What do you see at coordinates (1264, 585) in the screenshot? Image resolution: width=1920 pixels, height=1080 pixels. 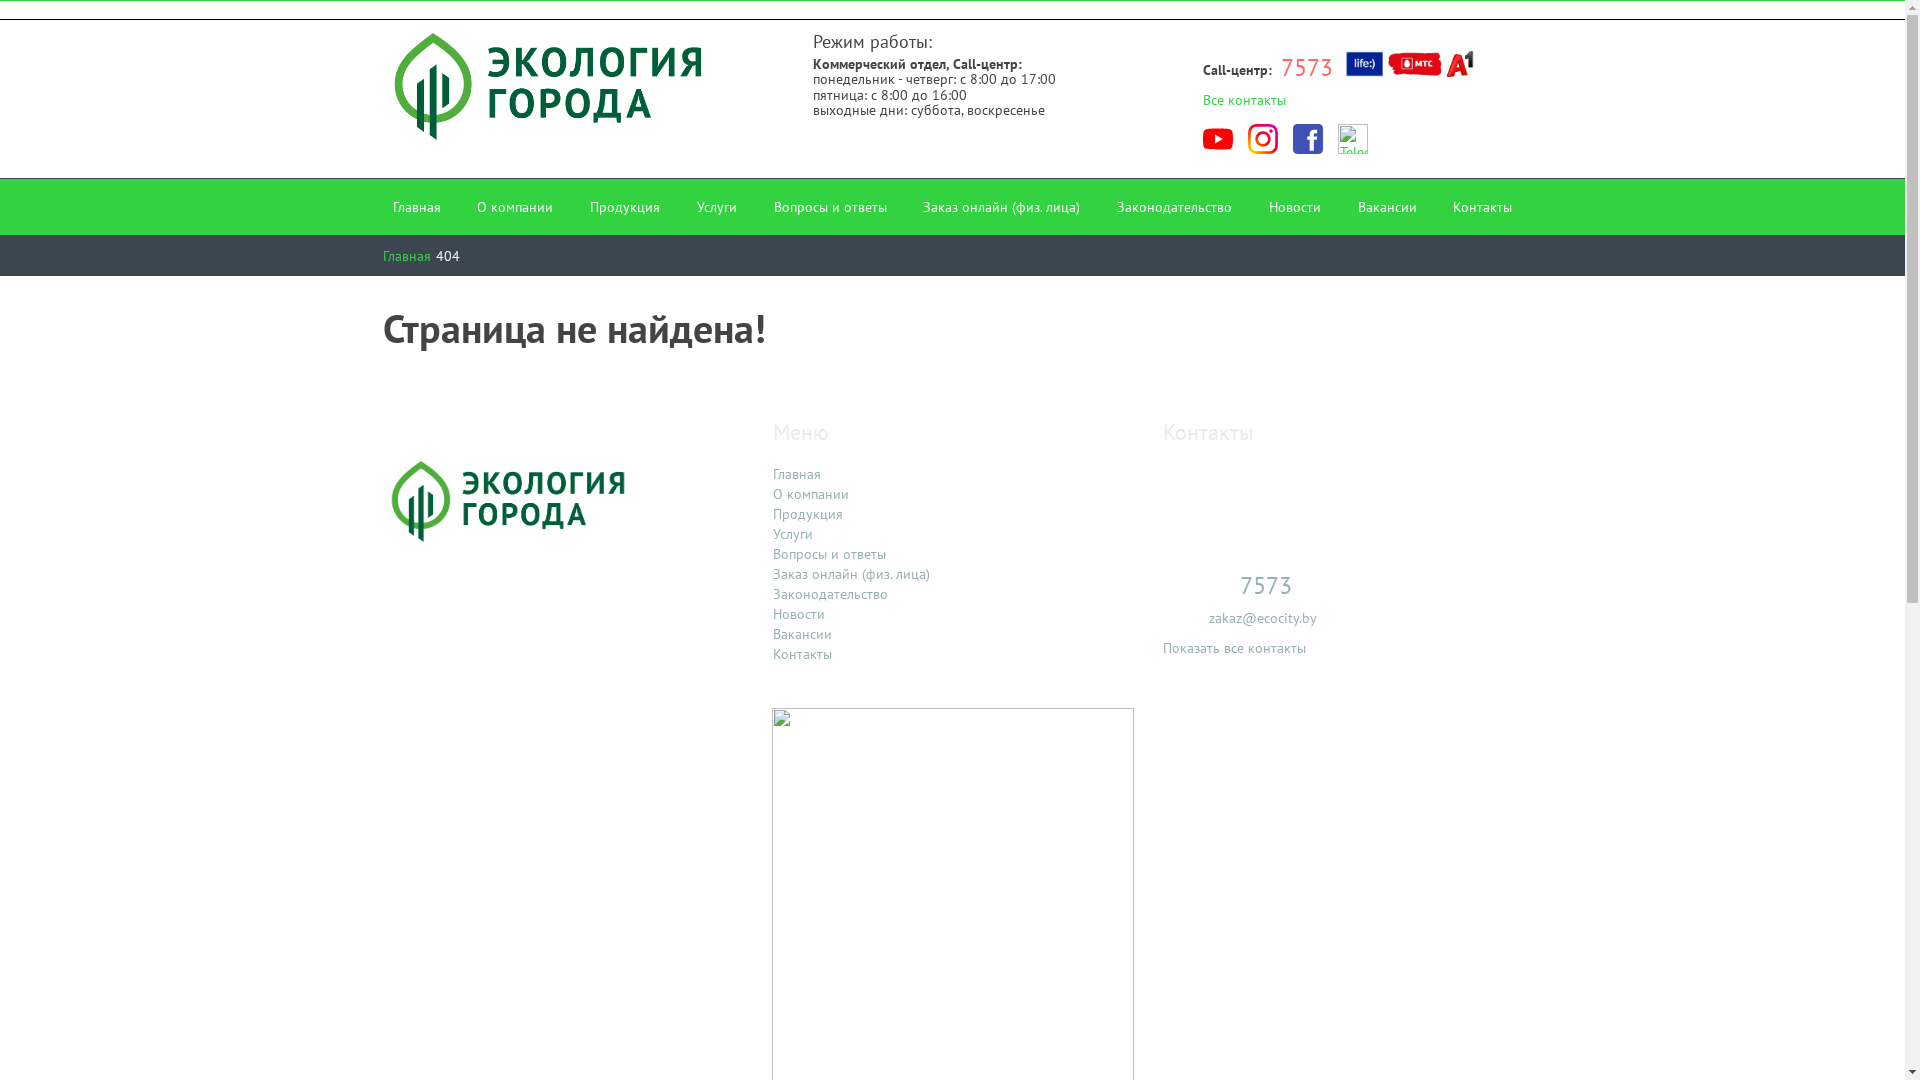 I see `'7573'` at bounding box center [1264, 585].